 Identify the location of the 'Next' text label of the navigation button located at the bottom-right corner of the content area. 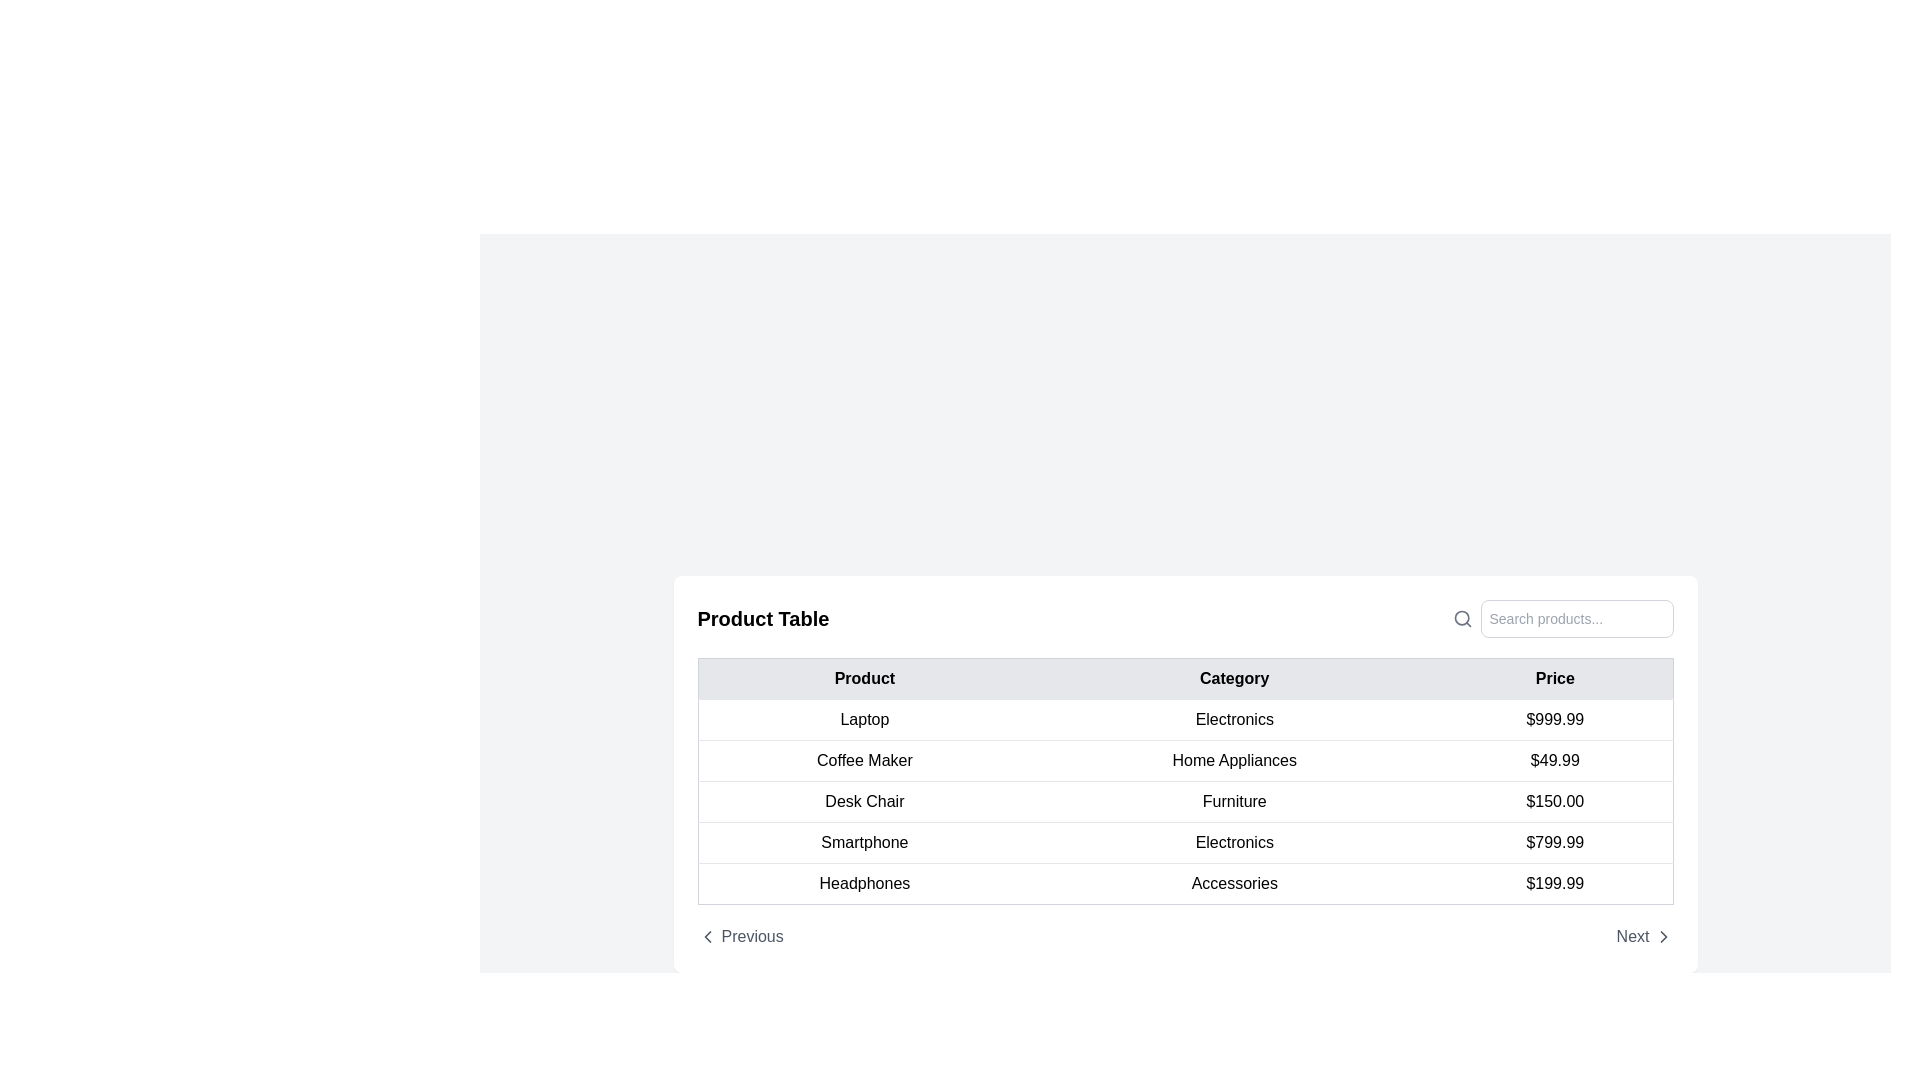
(1632, 936).